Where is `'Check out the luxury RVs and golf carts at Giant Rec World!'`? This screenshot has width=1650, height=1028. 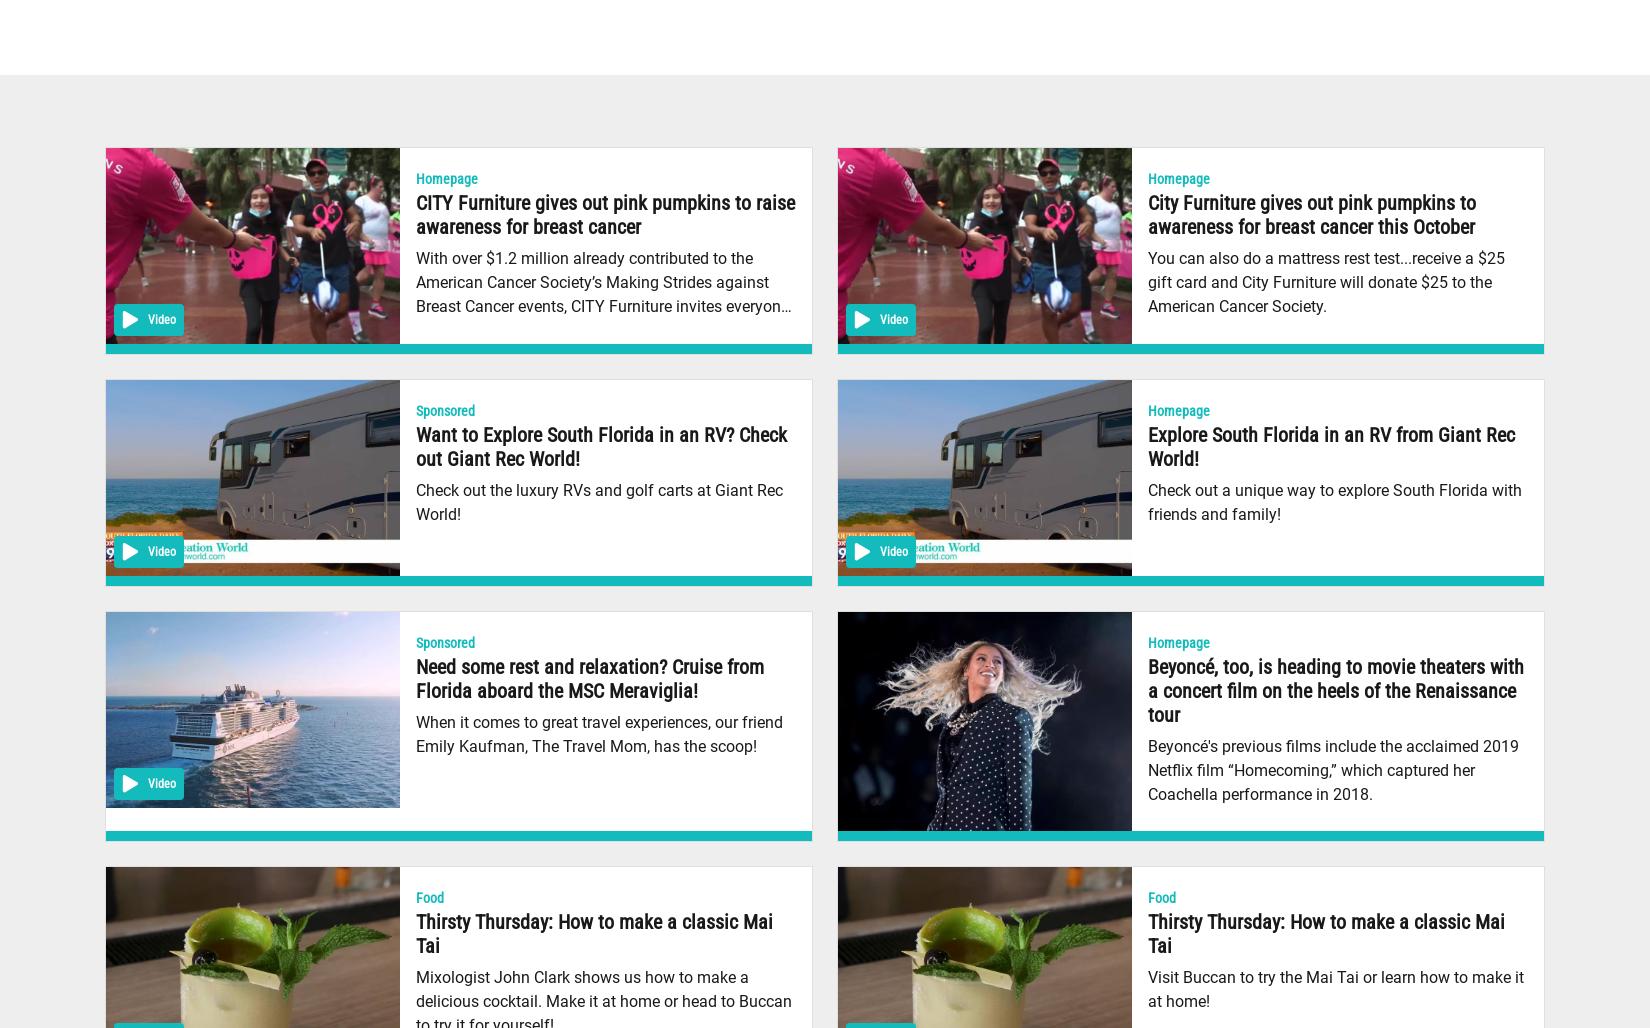
'Check out the luxury RVs and golf carts at Giant Rec World!' is located at coordinates (598, 500).